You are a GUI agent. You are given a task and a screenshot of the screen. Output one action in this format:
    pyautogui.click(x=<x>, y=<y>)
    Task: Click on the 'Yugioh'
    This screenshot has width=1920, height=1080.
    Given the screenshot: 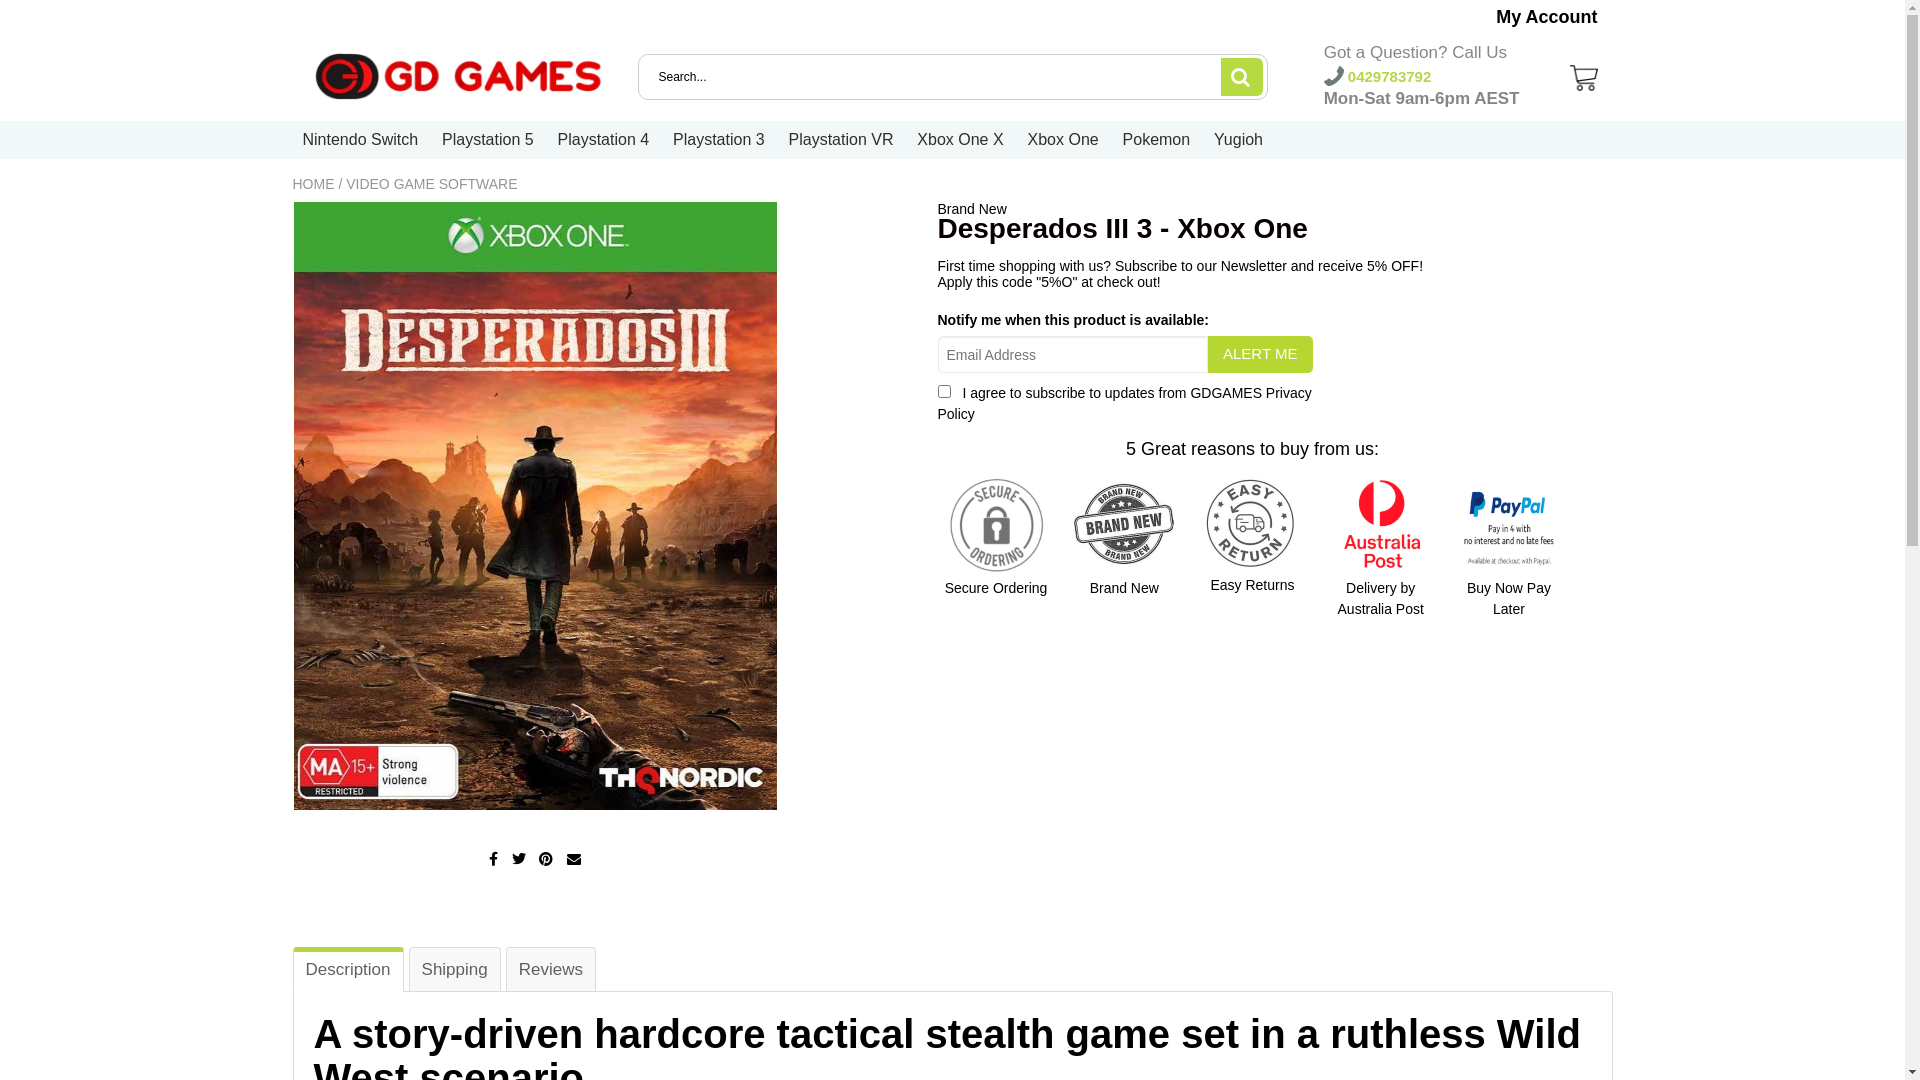 What is the action you would take?
    pyautogui.click(x=1237, y=138)
    